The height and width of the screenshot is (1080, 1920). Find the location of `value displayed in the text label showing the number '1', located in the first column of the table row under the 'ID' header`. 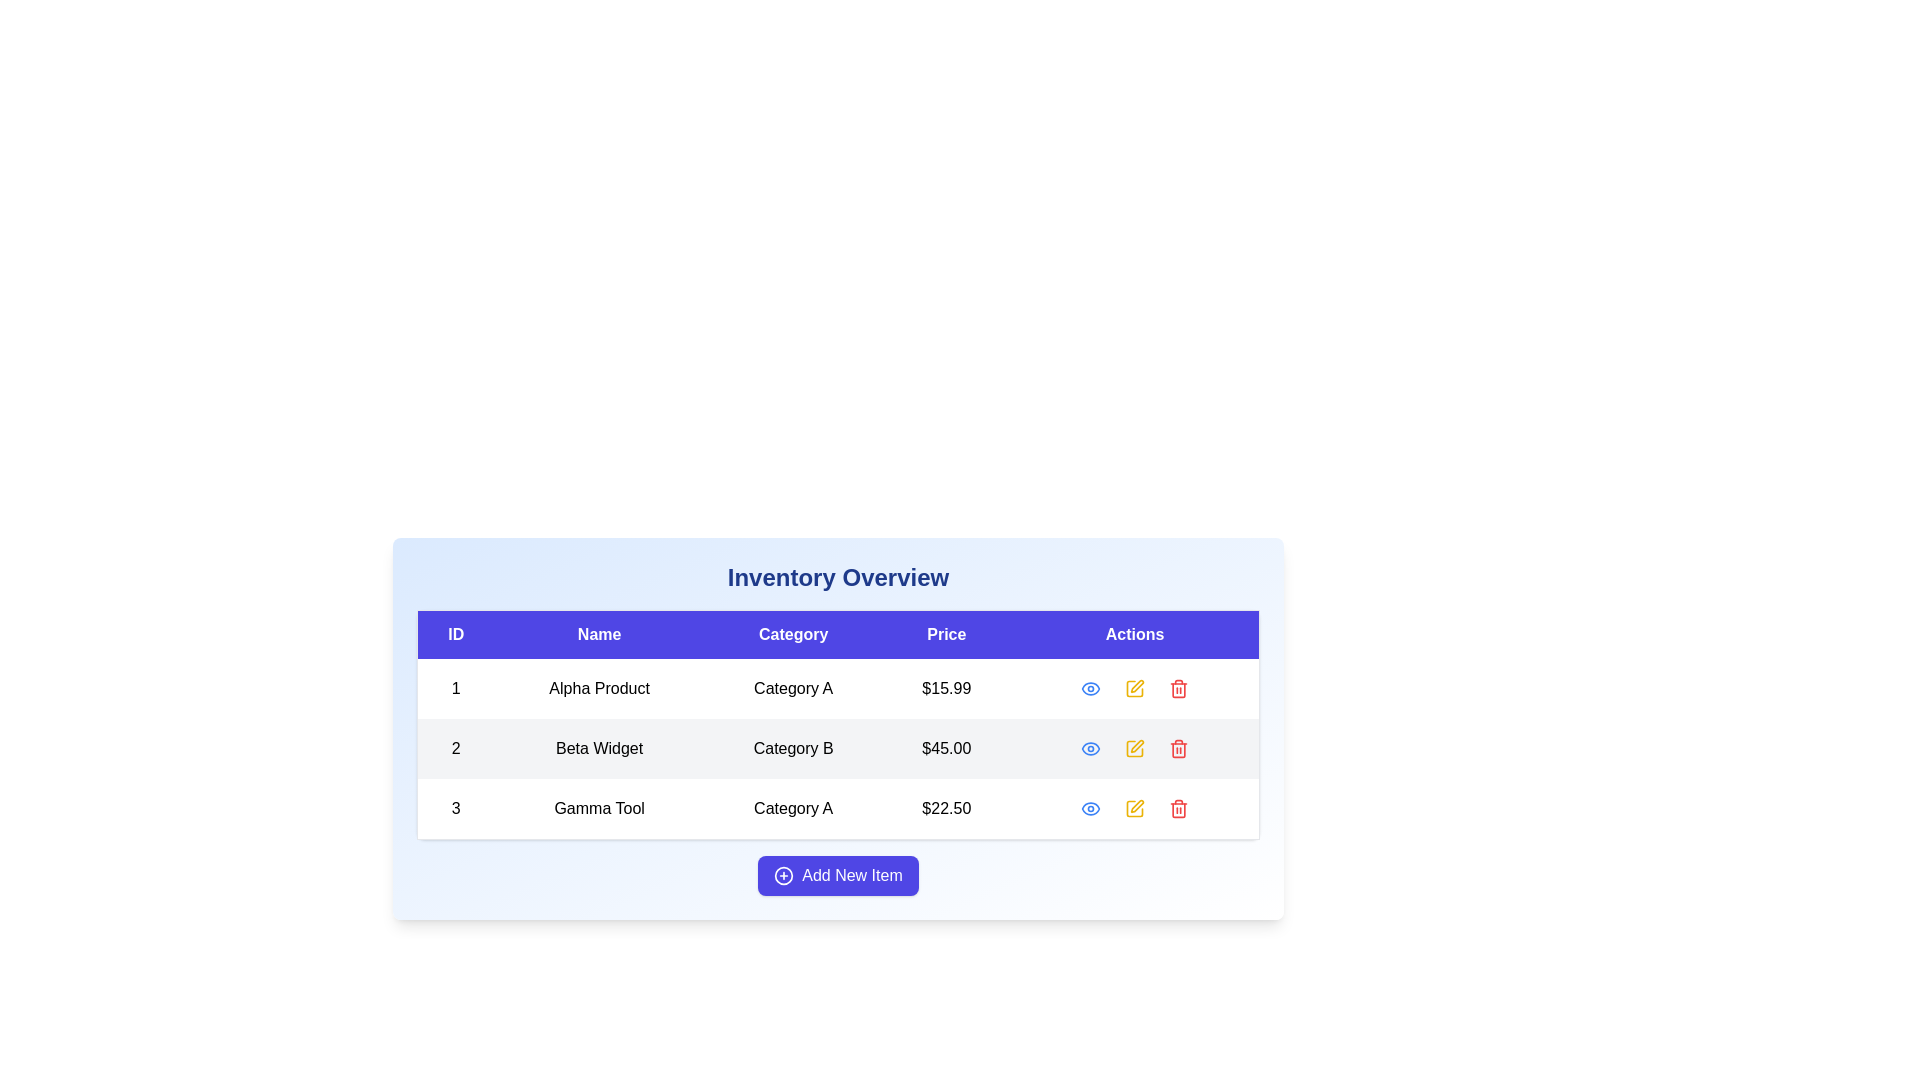

value displayed in the text label showing the number '1', located in the first column of the table row under the 'ID' header is located at coordinates (455, 688).